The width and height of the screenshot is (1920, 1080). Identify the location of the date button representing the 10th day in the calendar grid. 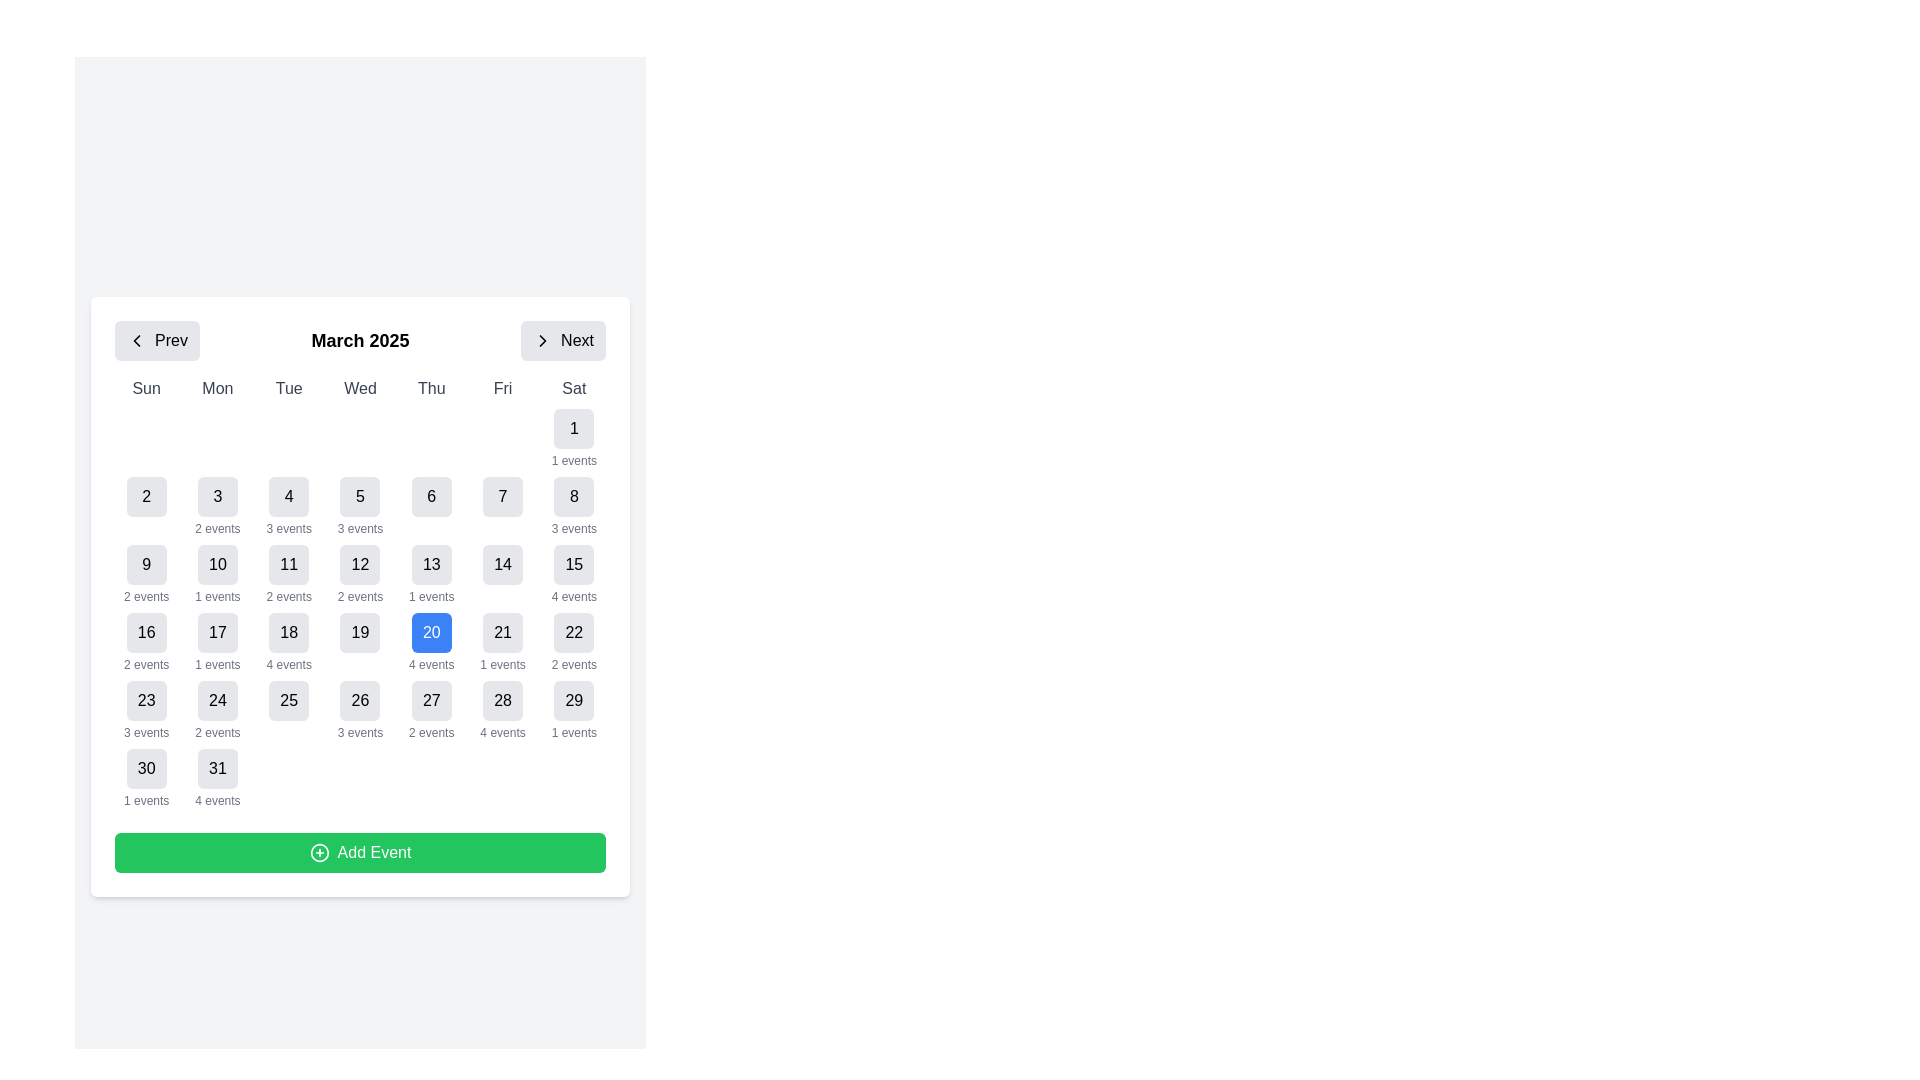
(217, 564).